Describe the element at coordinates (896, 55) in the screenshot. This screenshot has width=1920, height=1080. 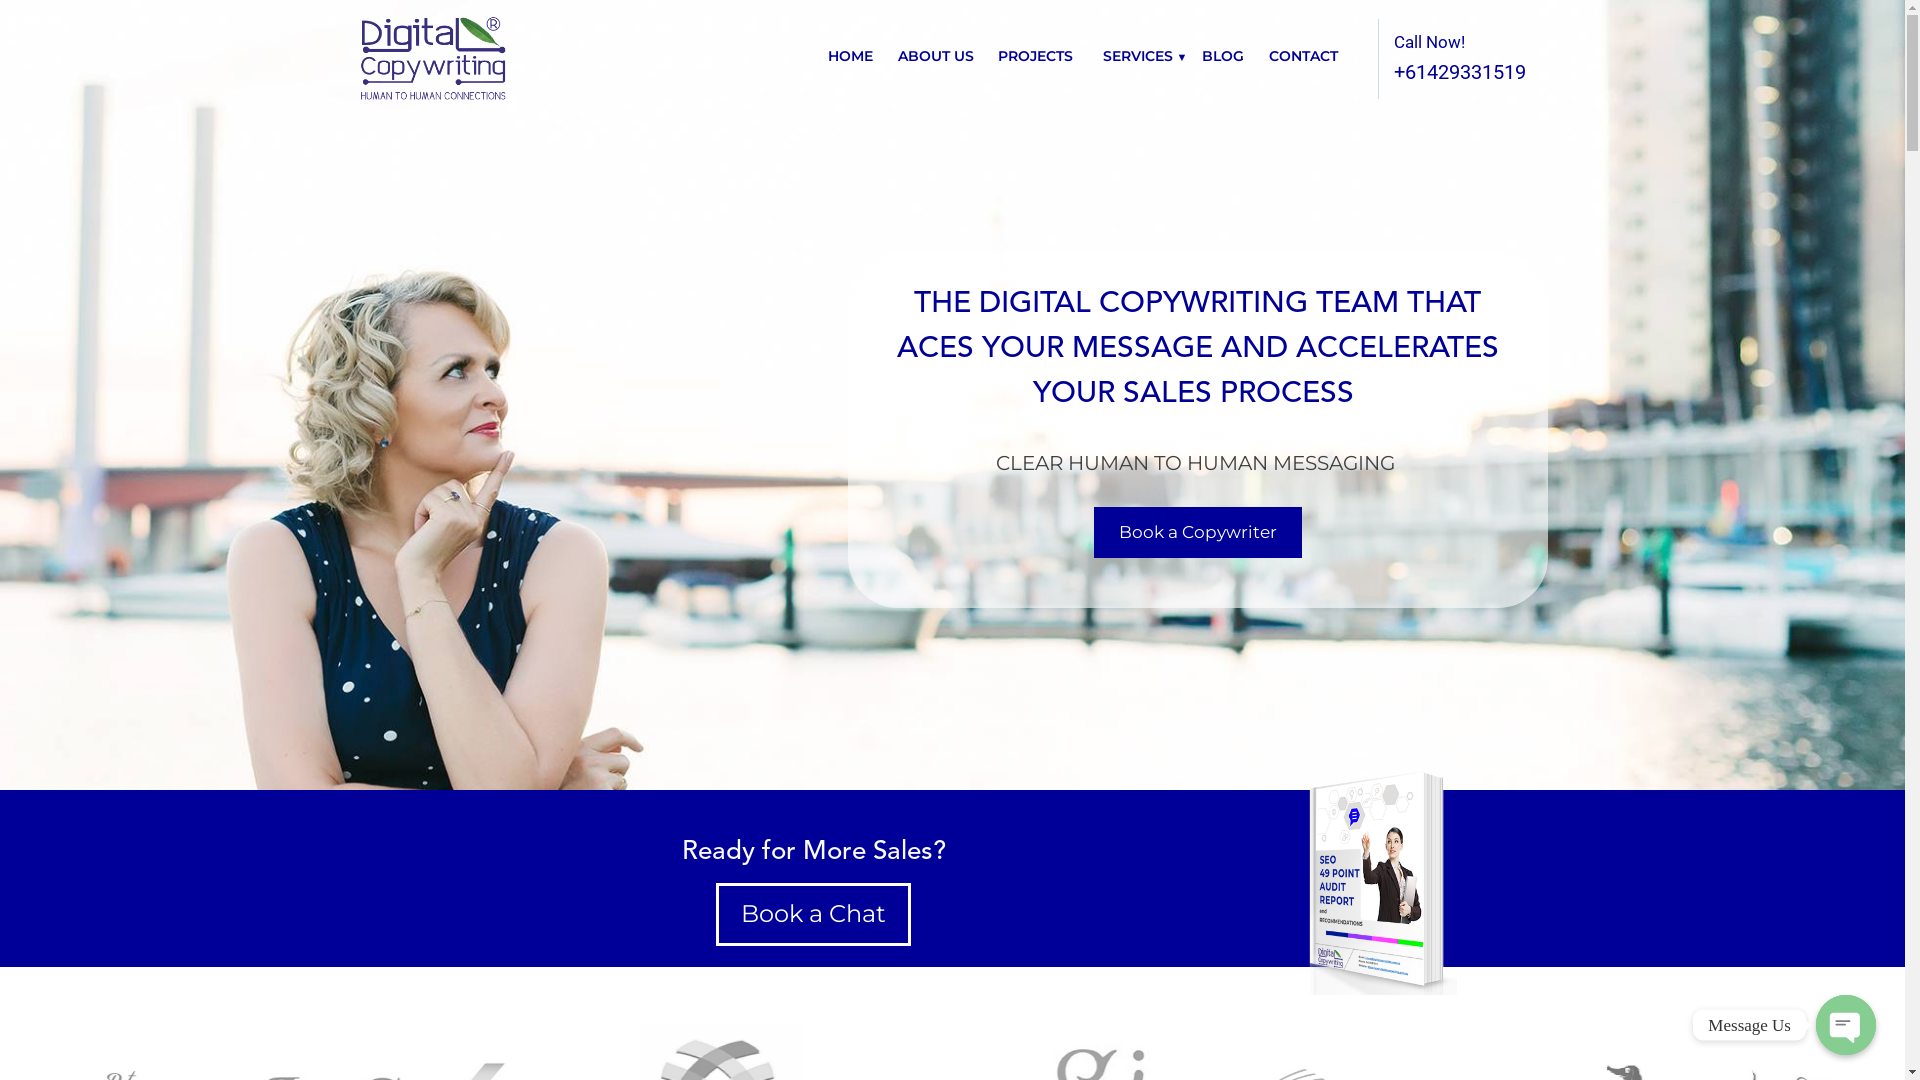
I see `'ABOUT US'` at that location.